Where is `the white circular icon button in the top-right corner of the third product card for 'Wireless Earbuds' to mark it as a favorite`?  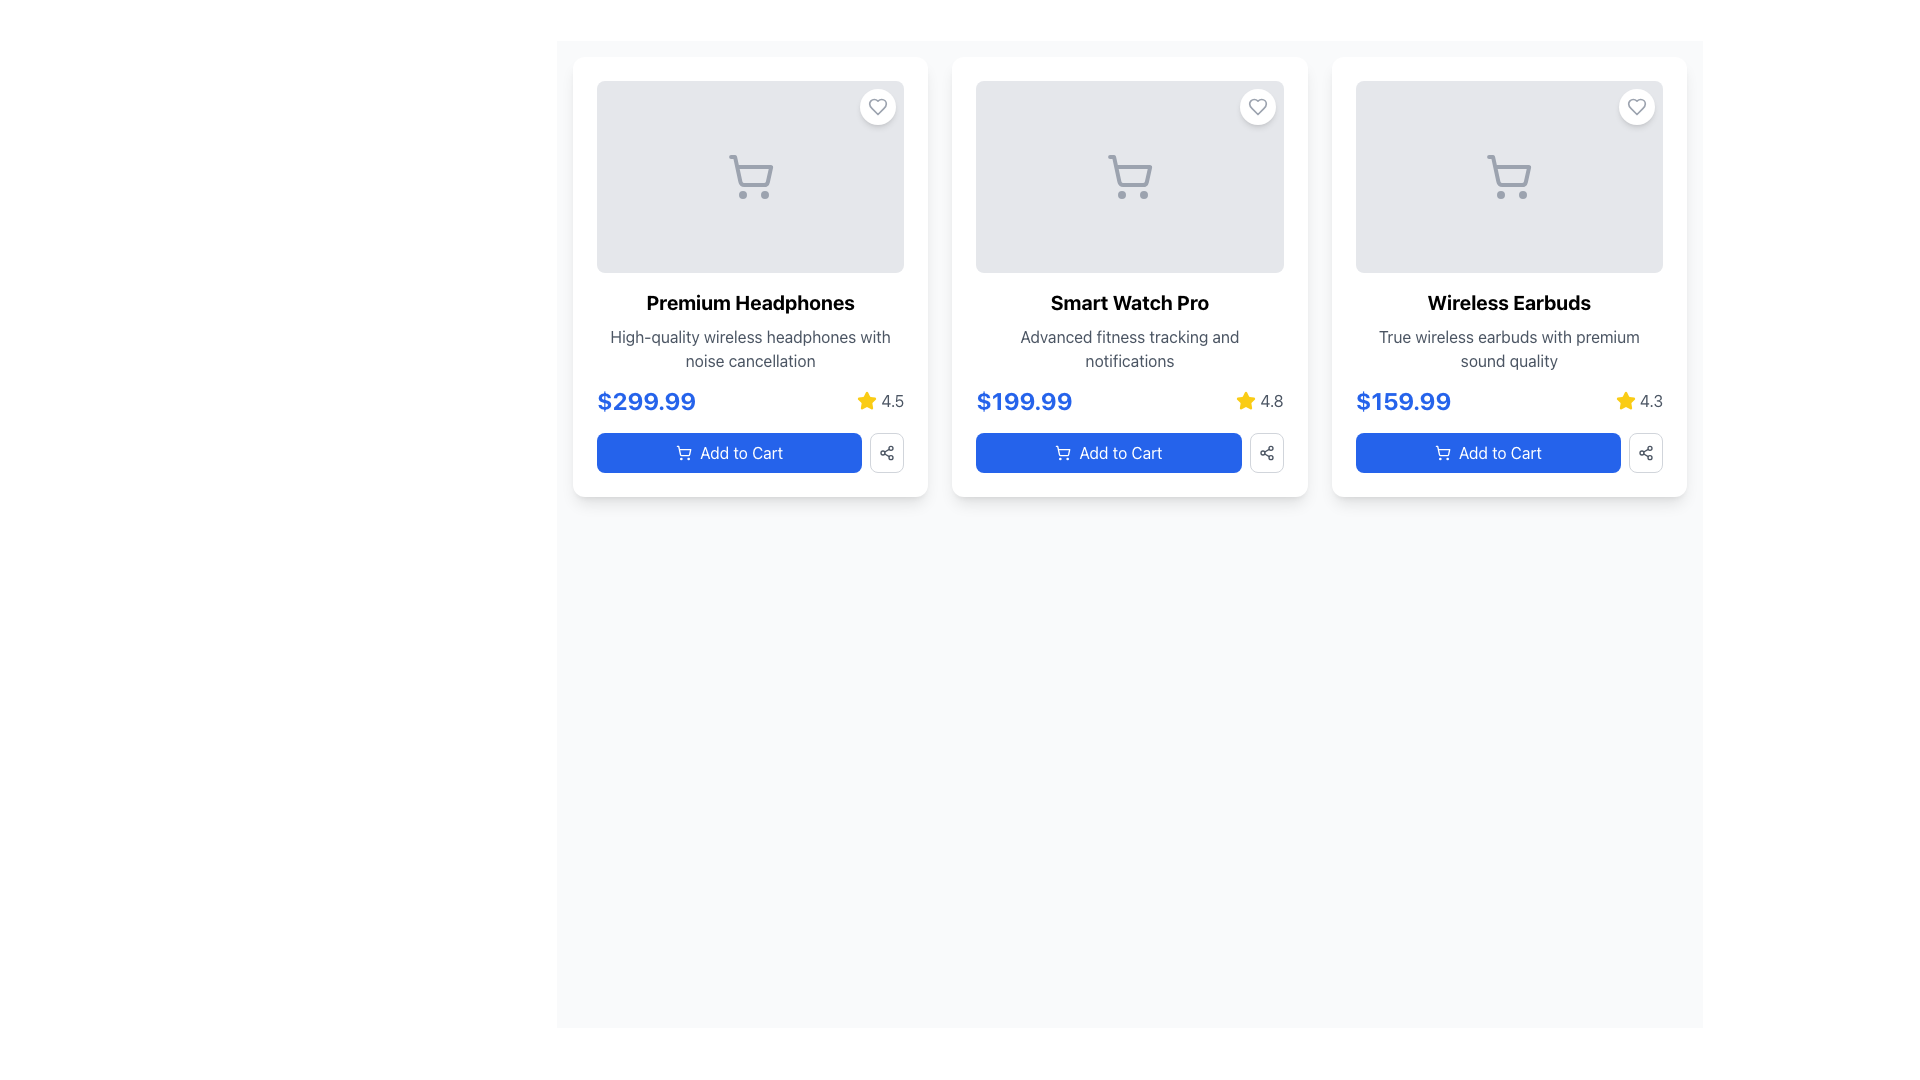
the white circular icon button in the top-right corner of the third product card for 'Wireless Earbuds' to mark it as a favorite is located at coordinates (1636, 107).